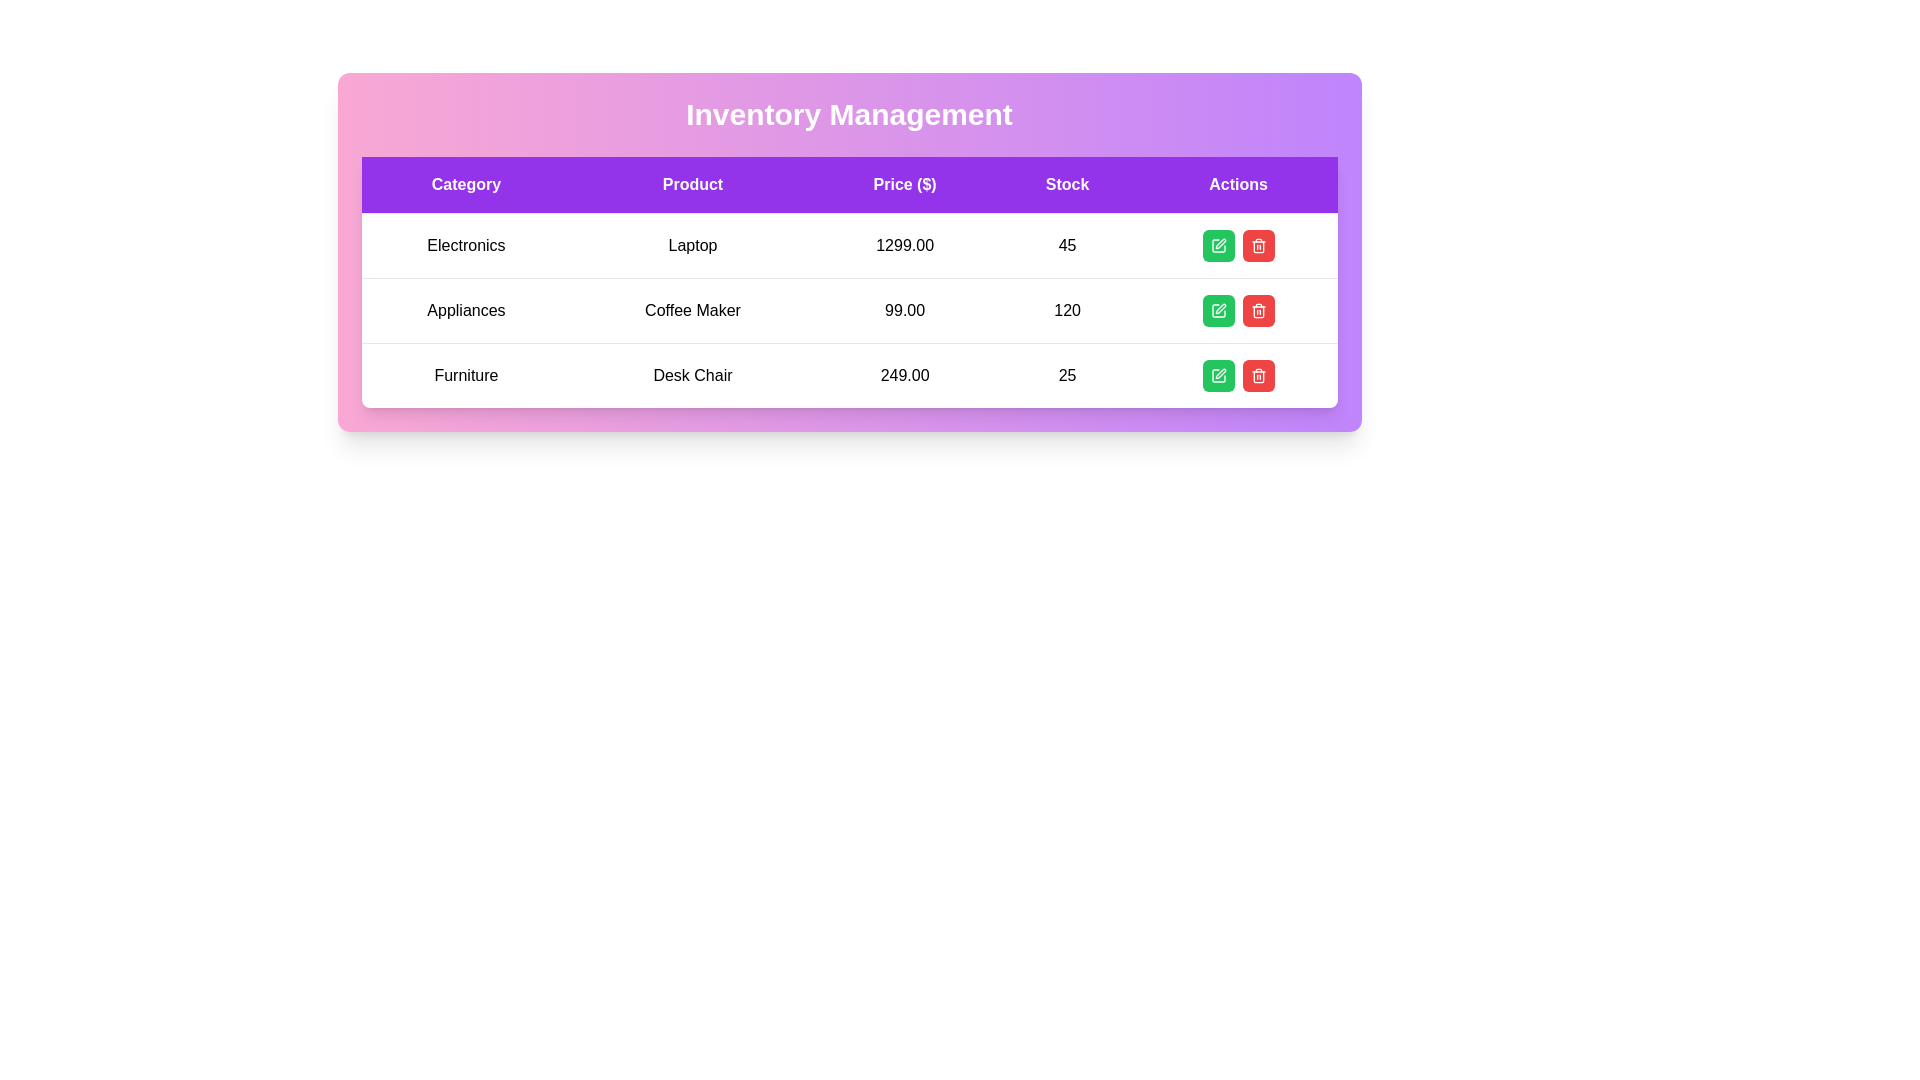  Describe the element at coordinates (465, 375) in the screenshot. I see `text from the 'Furniture' category title label located in the leftmost column of the third row in the table, which is below 'Appliances' and to the left of 'Desk Chair'` at that location.